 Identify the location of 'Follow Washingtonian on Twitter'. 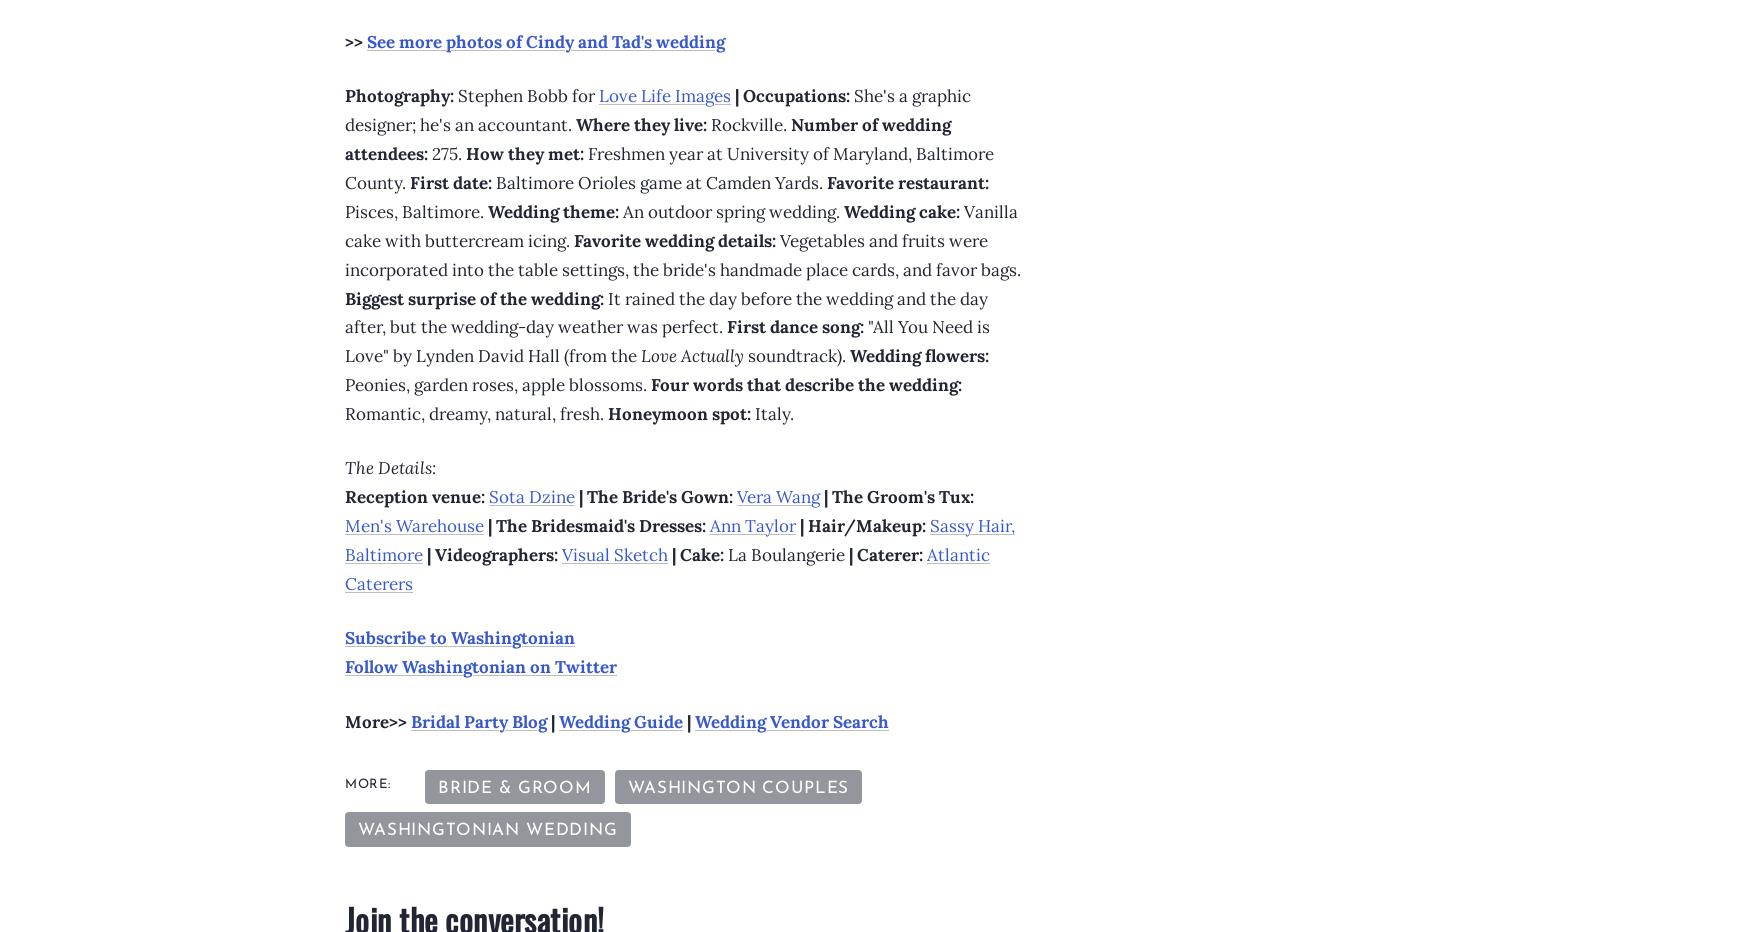
(481, 667).